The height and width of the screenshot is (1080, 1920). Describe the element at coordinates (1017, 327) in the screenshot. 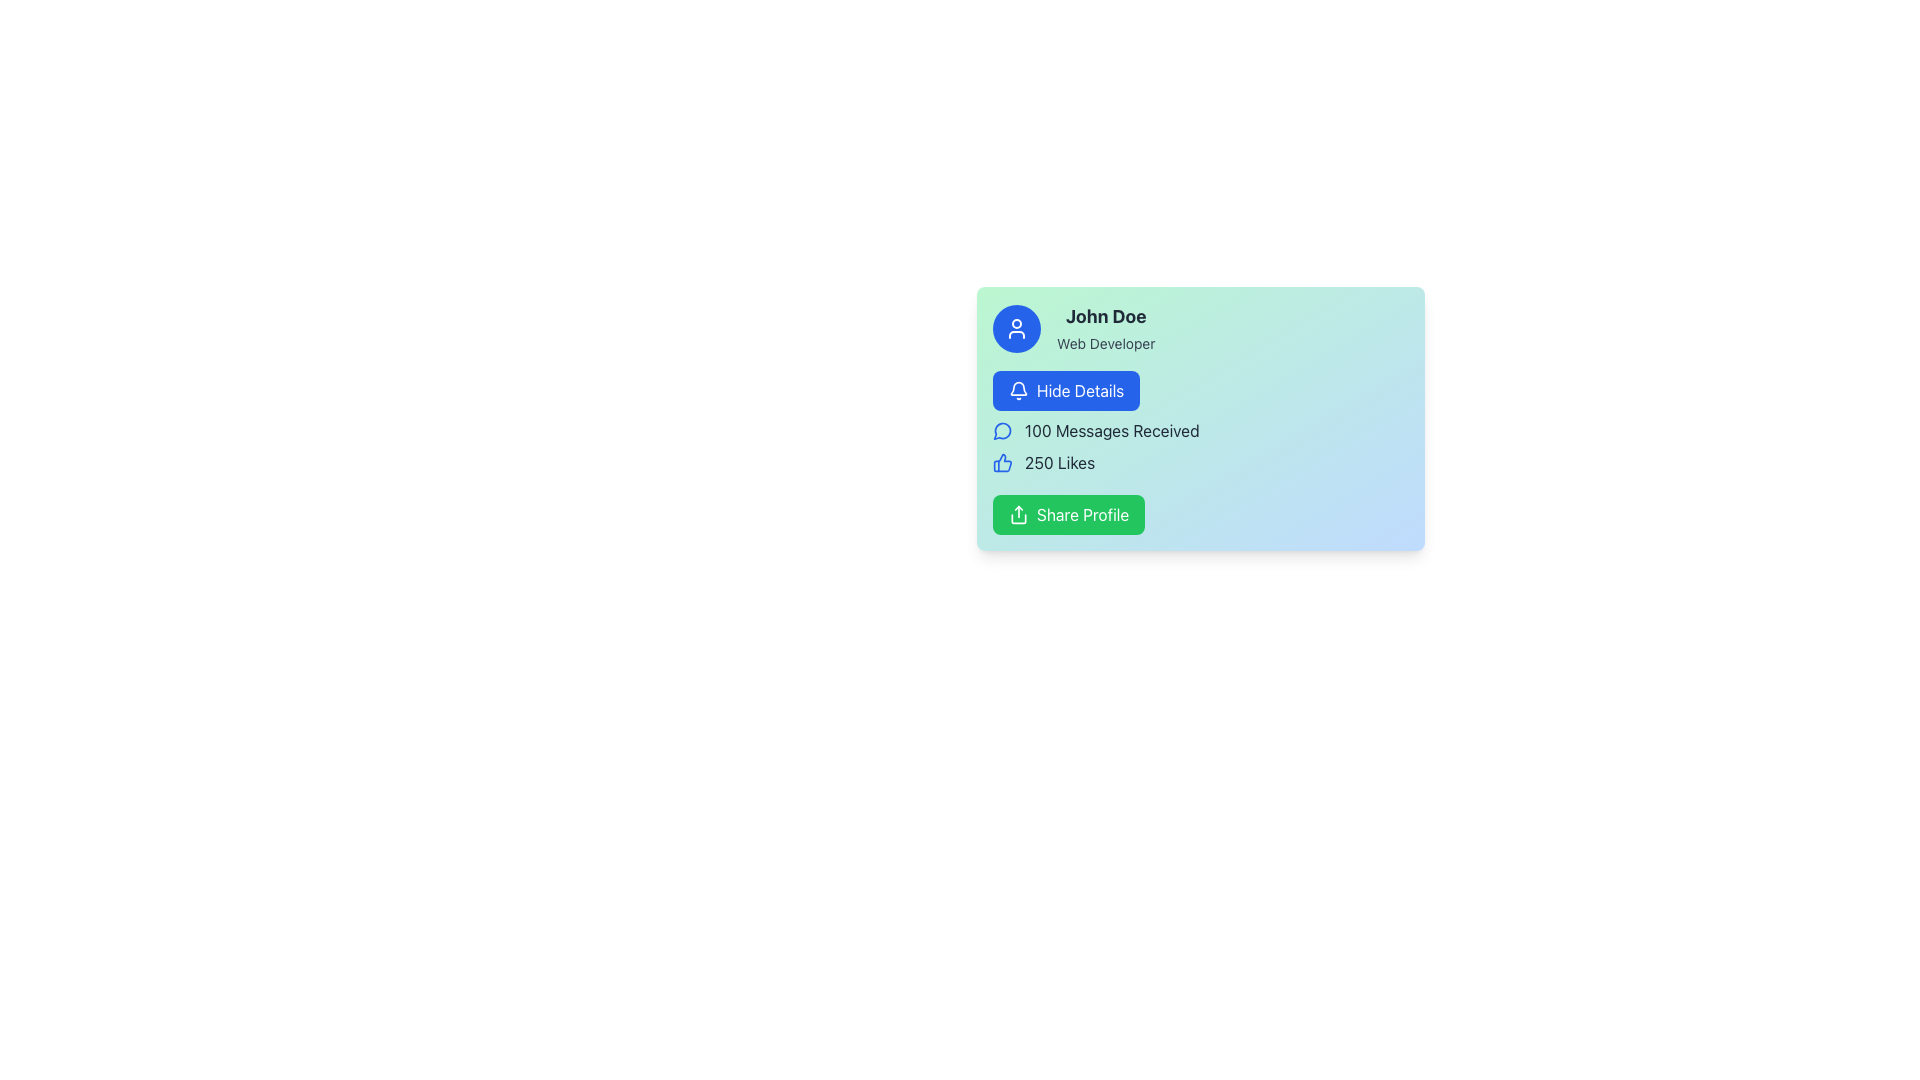

I see `the circular button with a blue background and a white user icon, which is located to the left of the text 'John Doe' and 'Web Developer'` at that location.